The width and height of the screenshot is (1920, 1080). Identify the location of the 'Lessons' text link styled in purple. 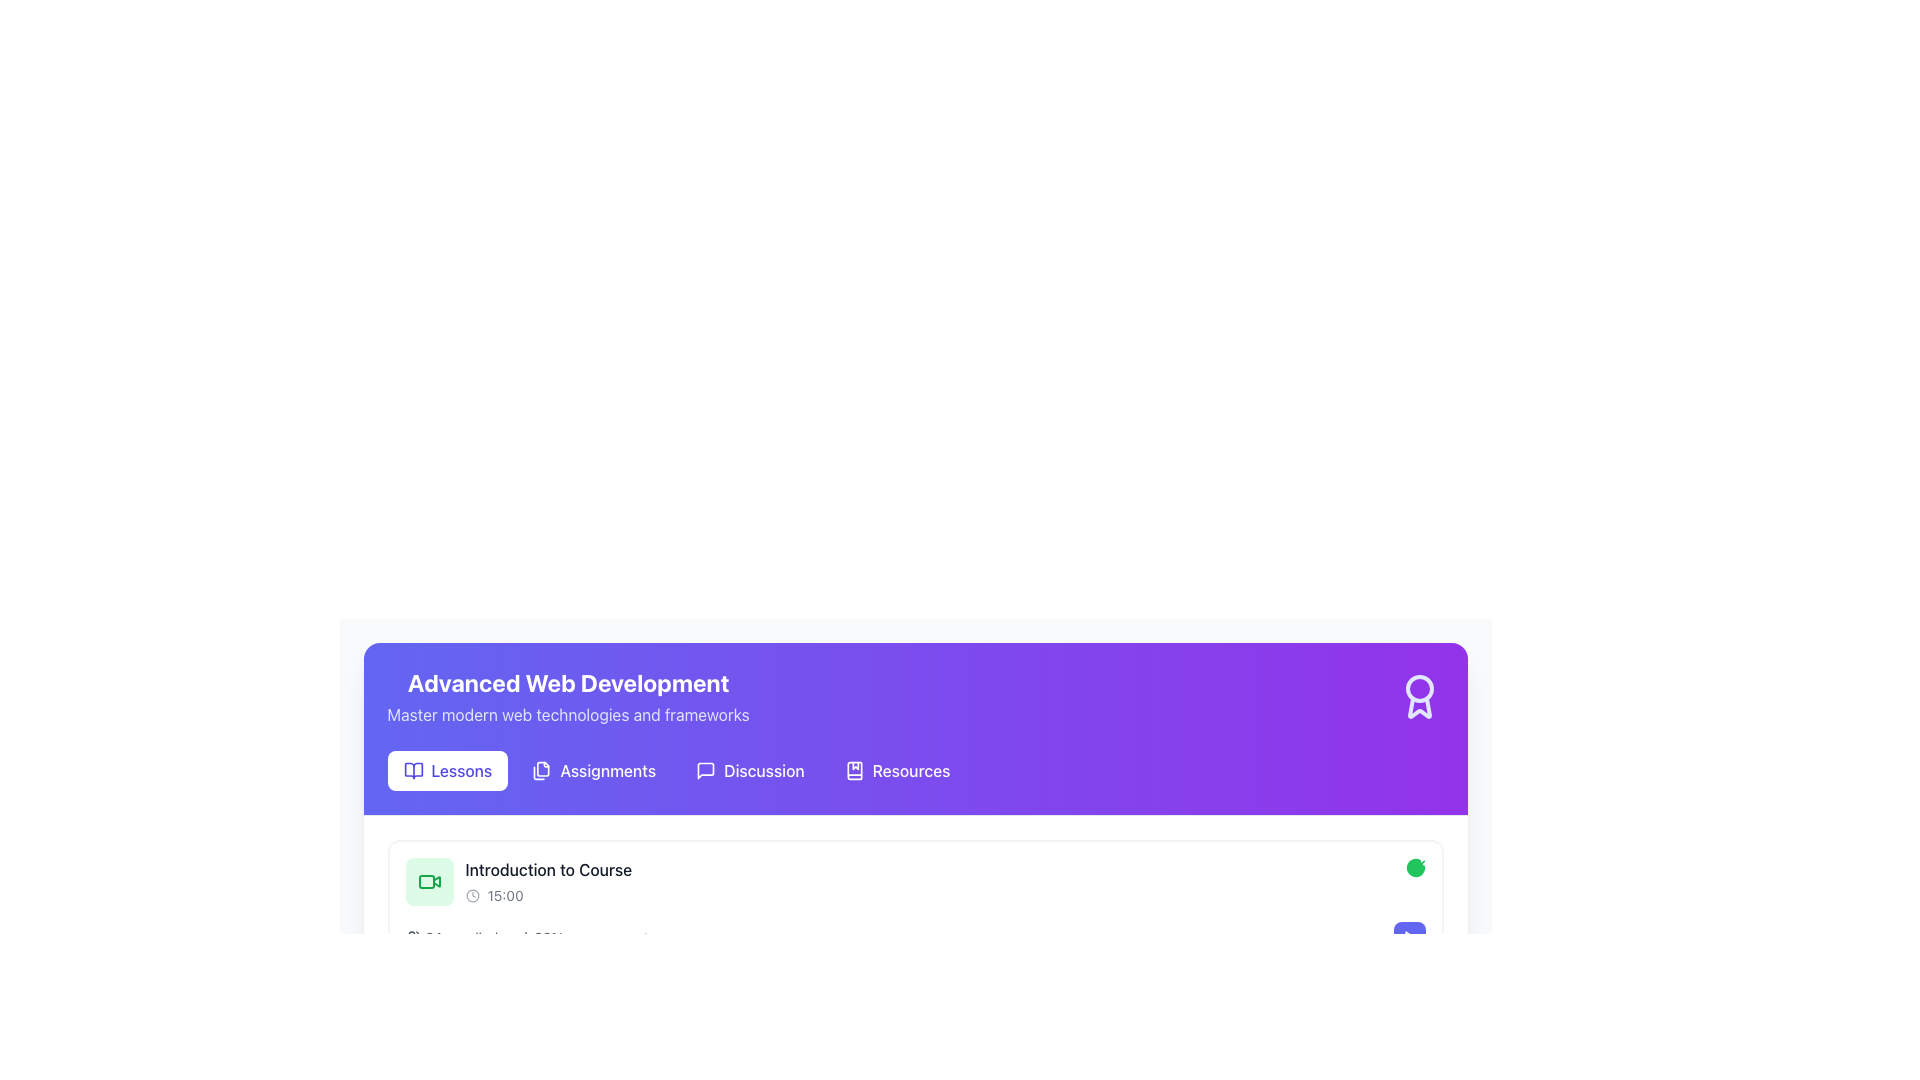
(460, 770).